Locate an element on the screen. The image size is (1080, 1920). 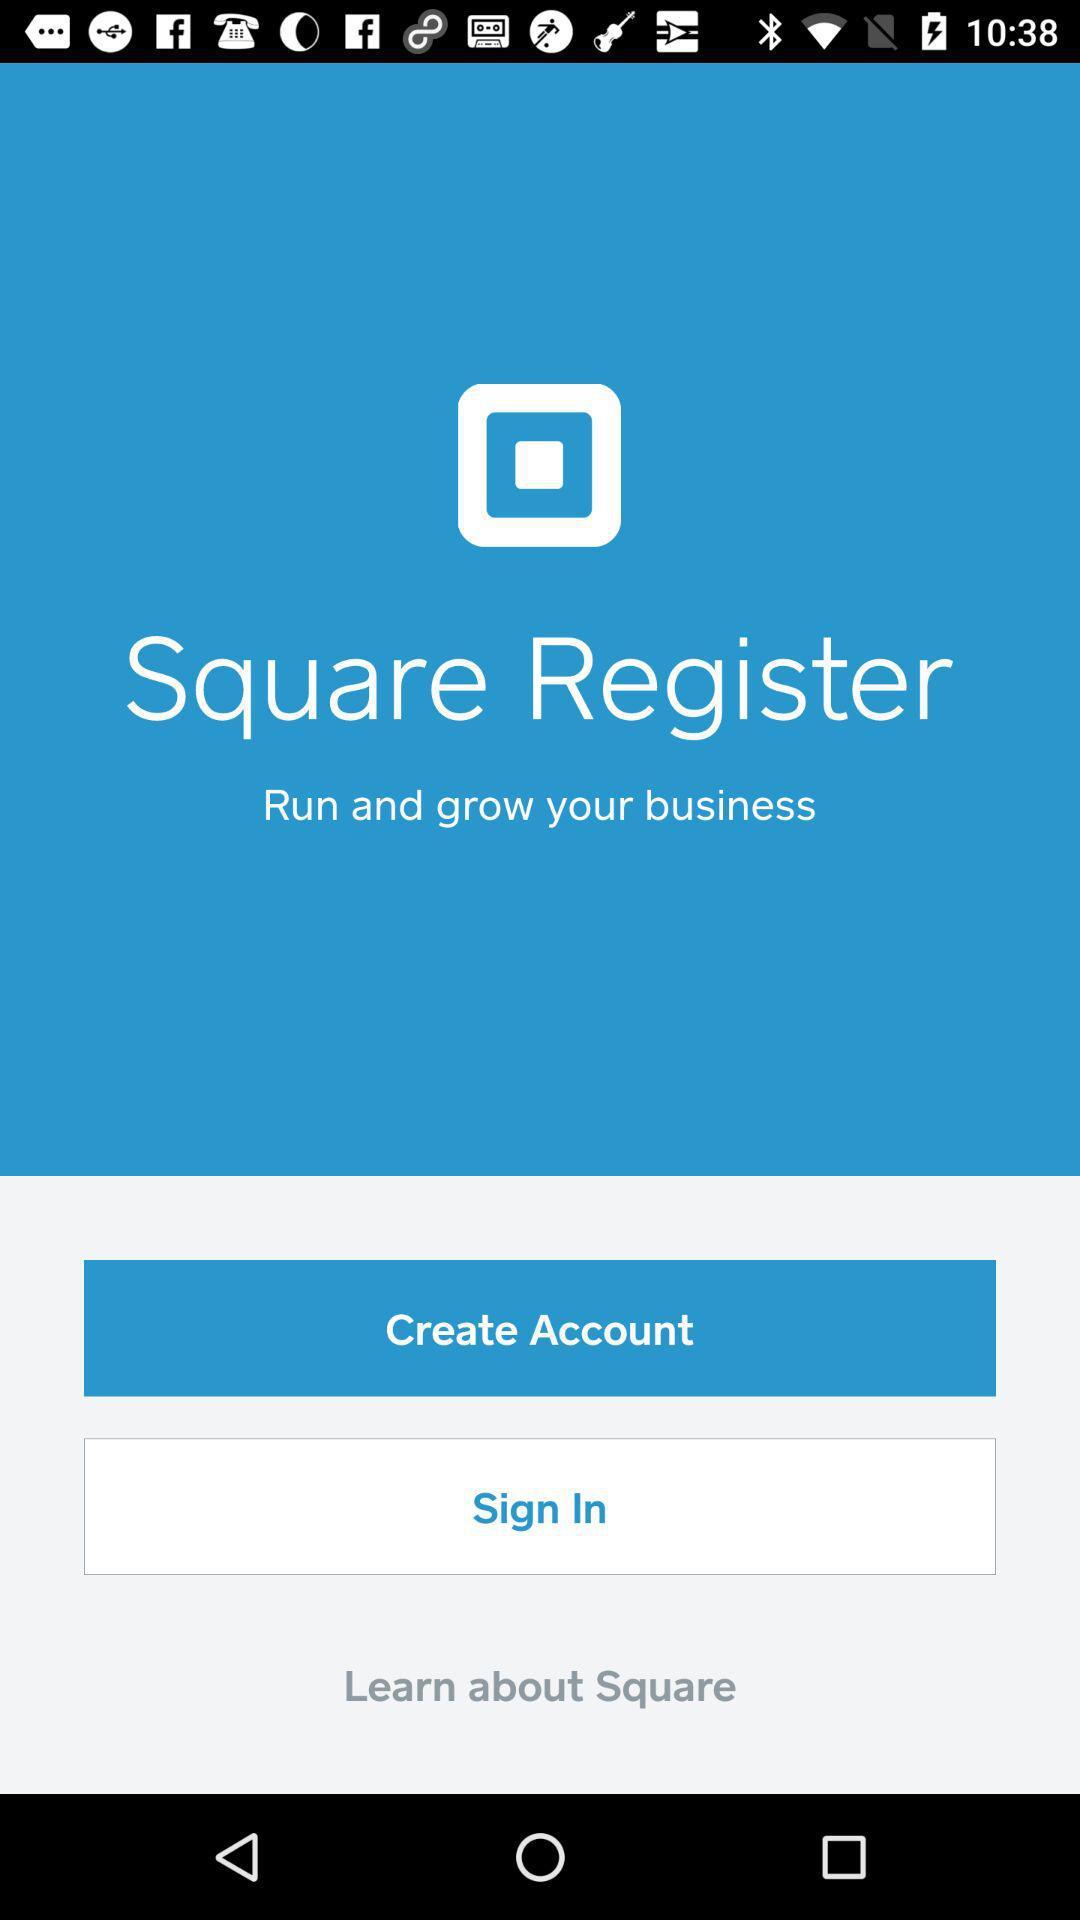
learn about square item is located at coordinates (540, 1683).